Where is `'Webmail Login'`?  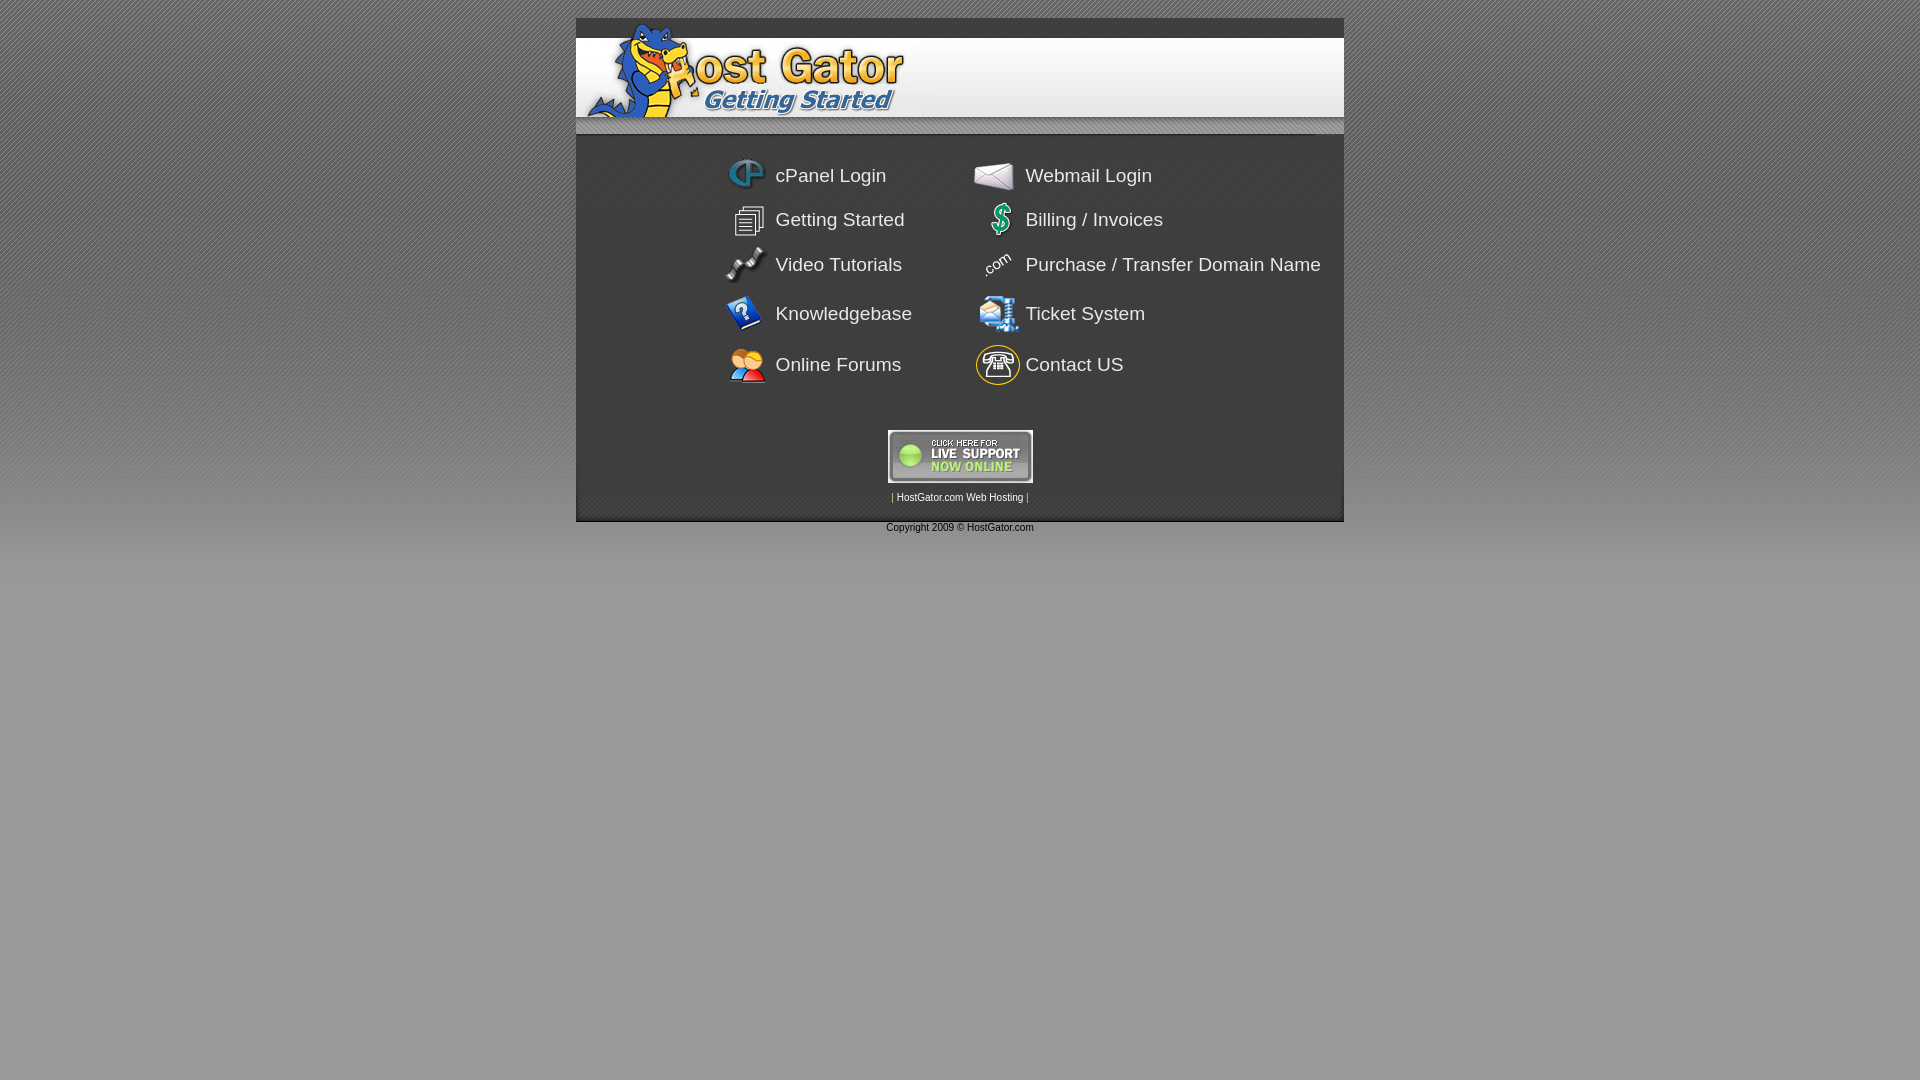
'Webmail Login' is located at coordinates (1025, 174).